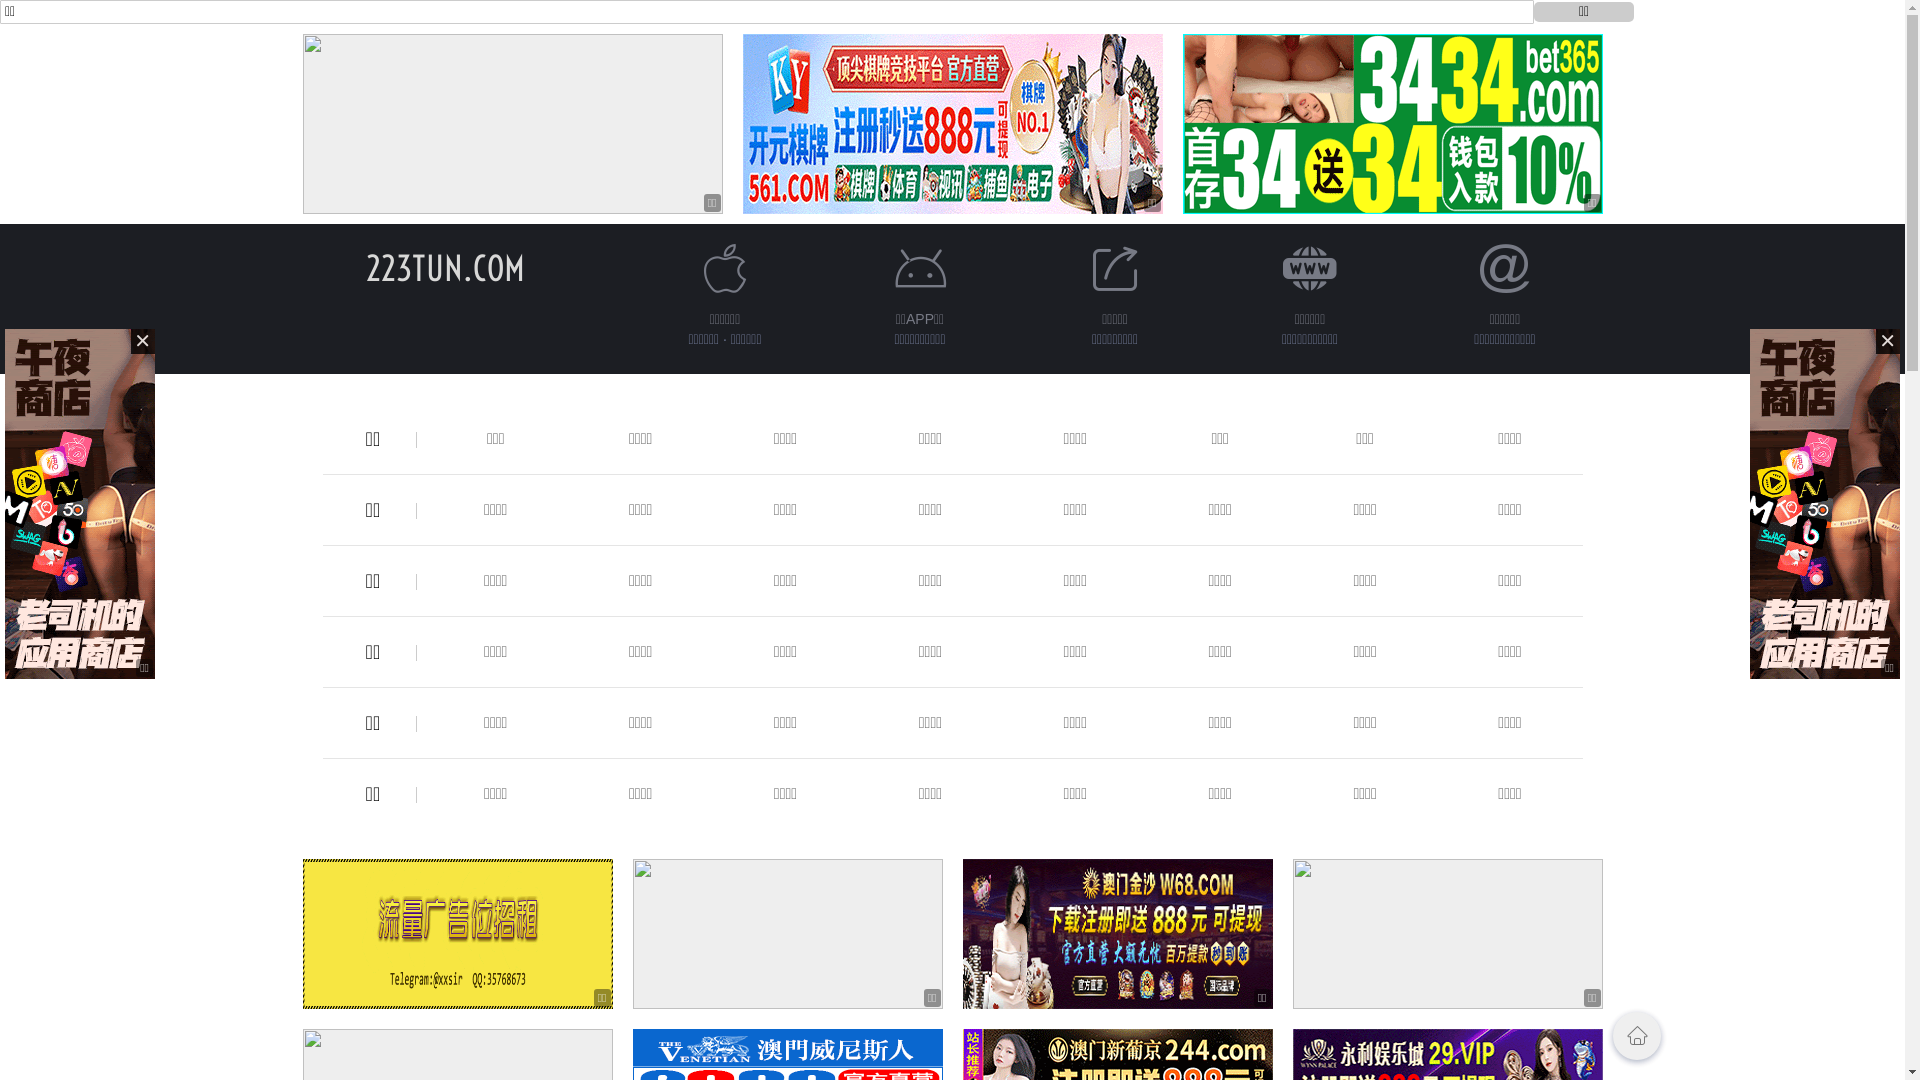 The height and width of the screenshot is (1080, 1920). I want to click on '223TUN.COM', so click(444, 267).